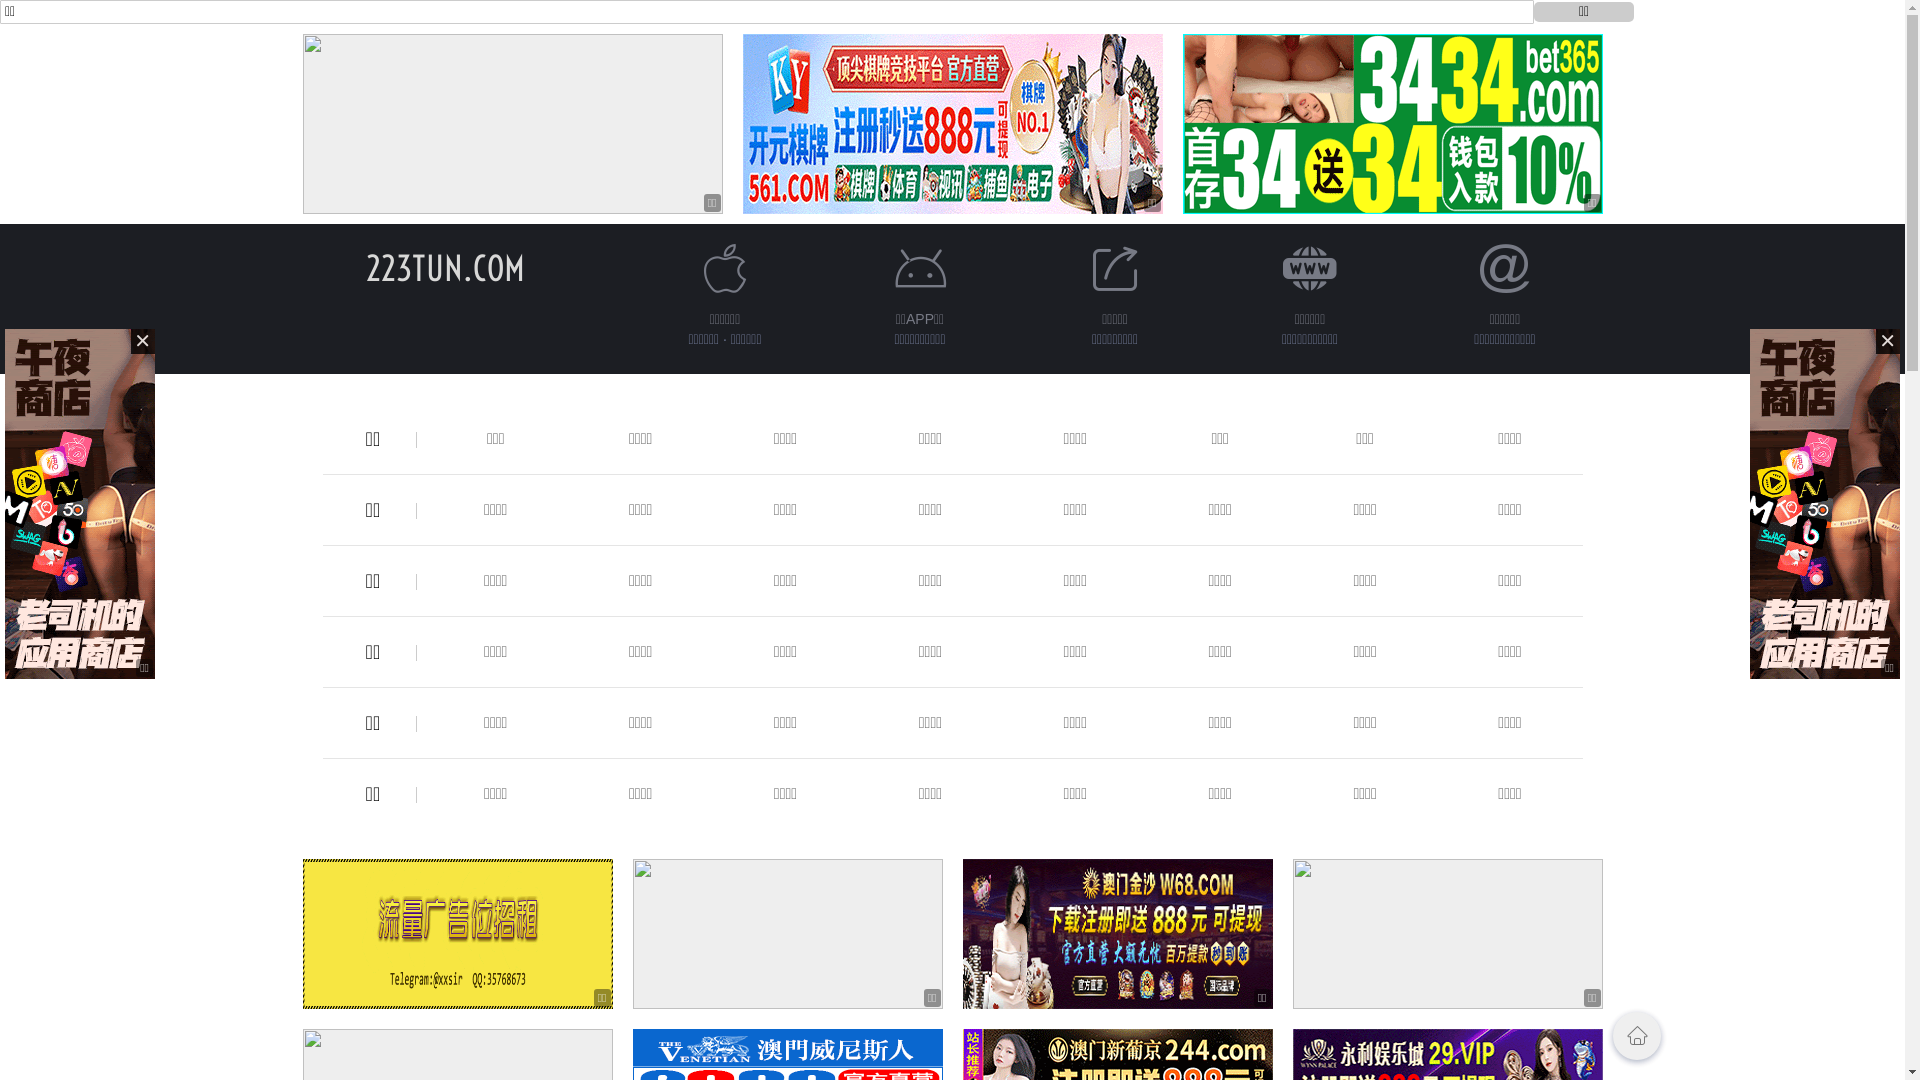 The height and width of the screenshot is (1080, 1920). I want to click on '223TUN.COM', so click(444, 267).